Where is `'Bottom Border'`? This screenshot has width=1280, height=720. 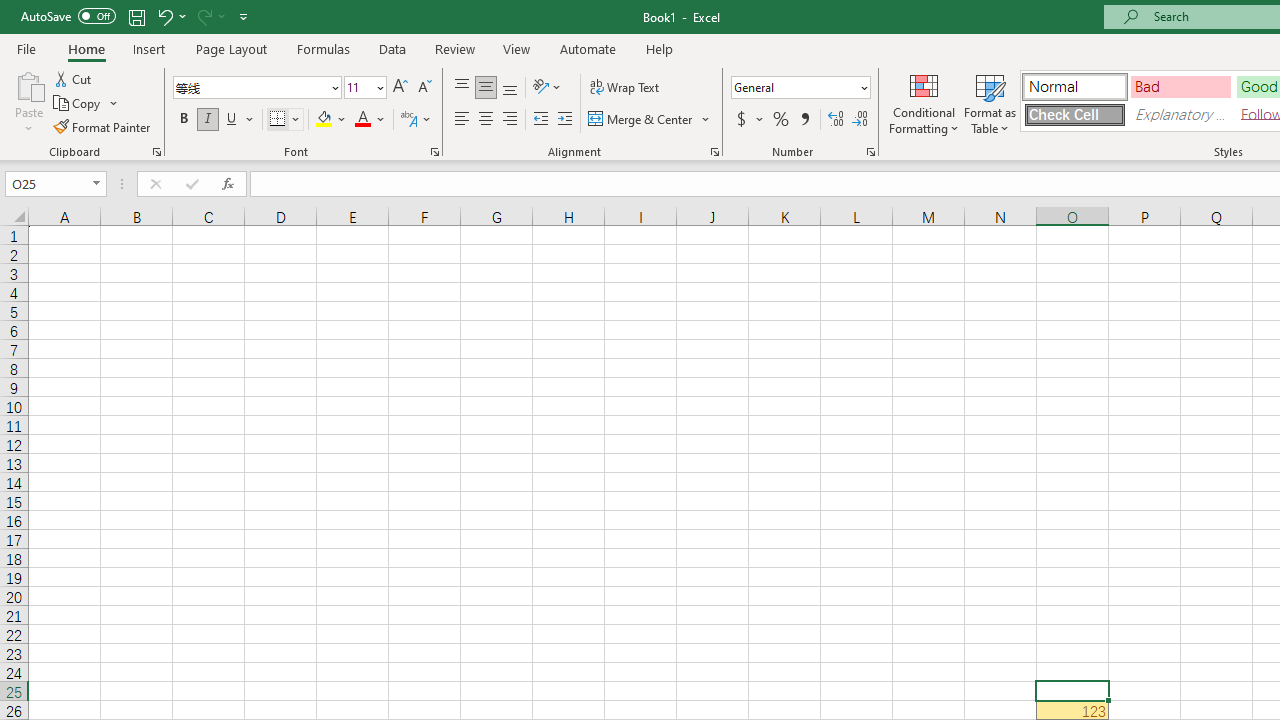
'Bottom Border' is located at coordinates (277, 119).